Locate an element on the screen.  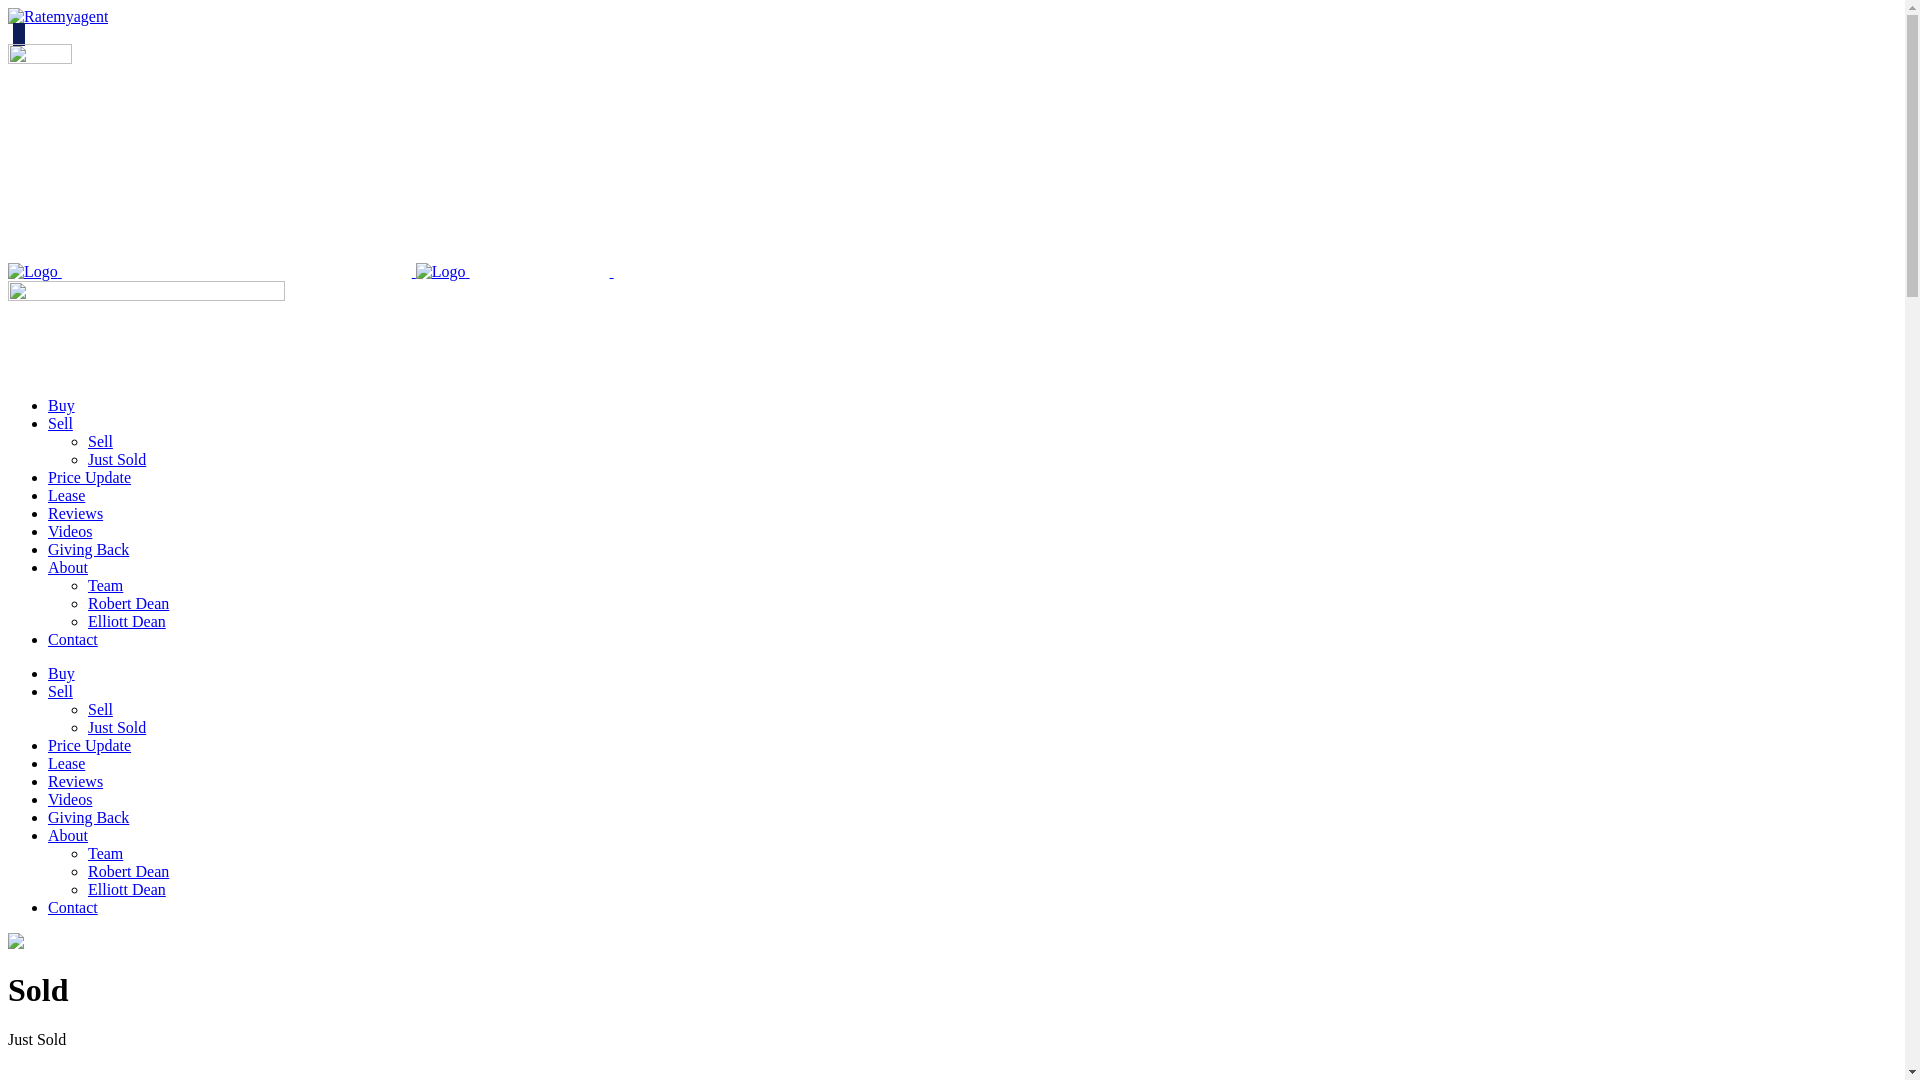
'Videos' is located at coordinates (70, 798).